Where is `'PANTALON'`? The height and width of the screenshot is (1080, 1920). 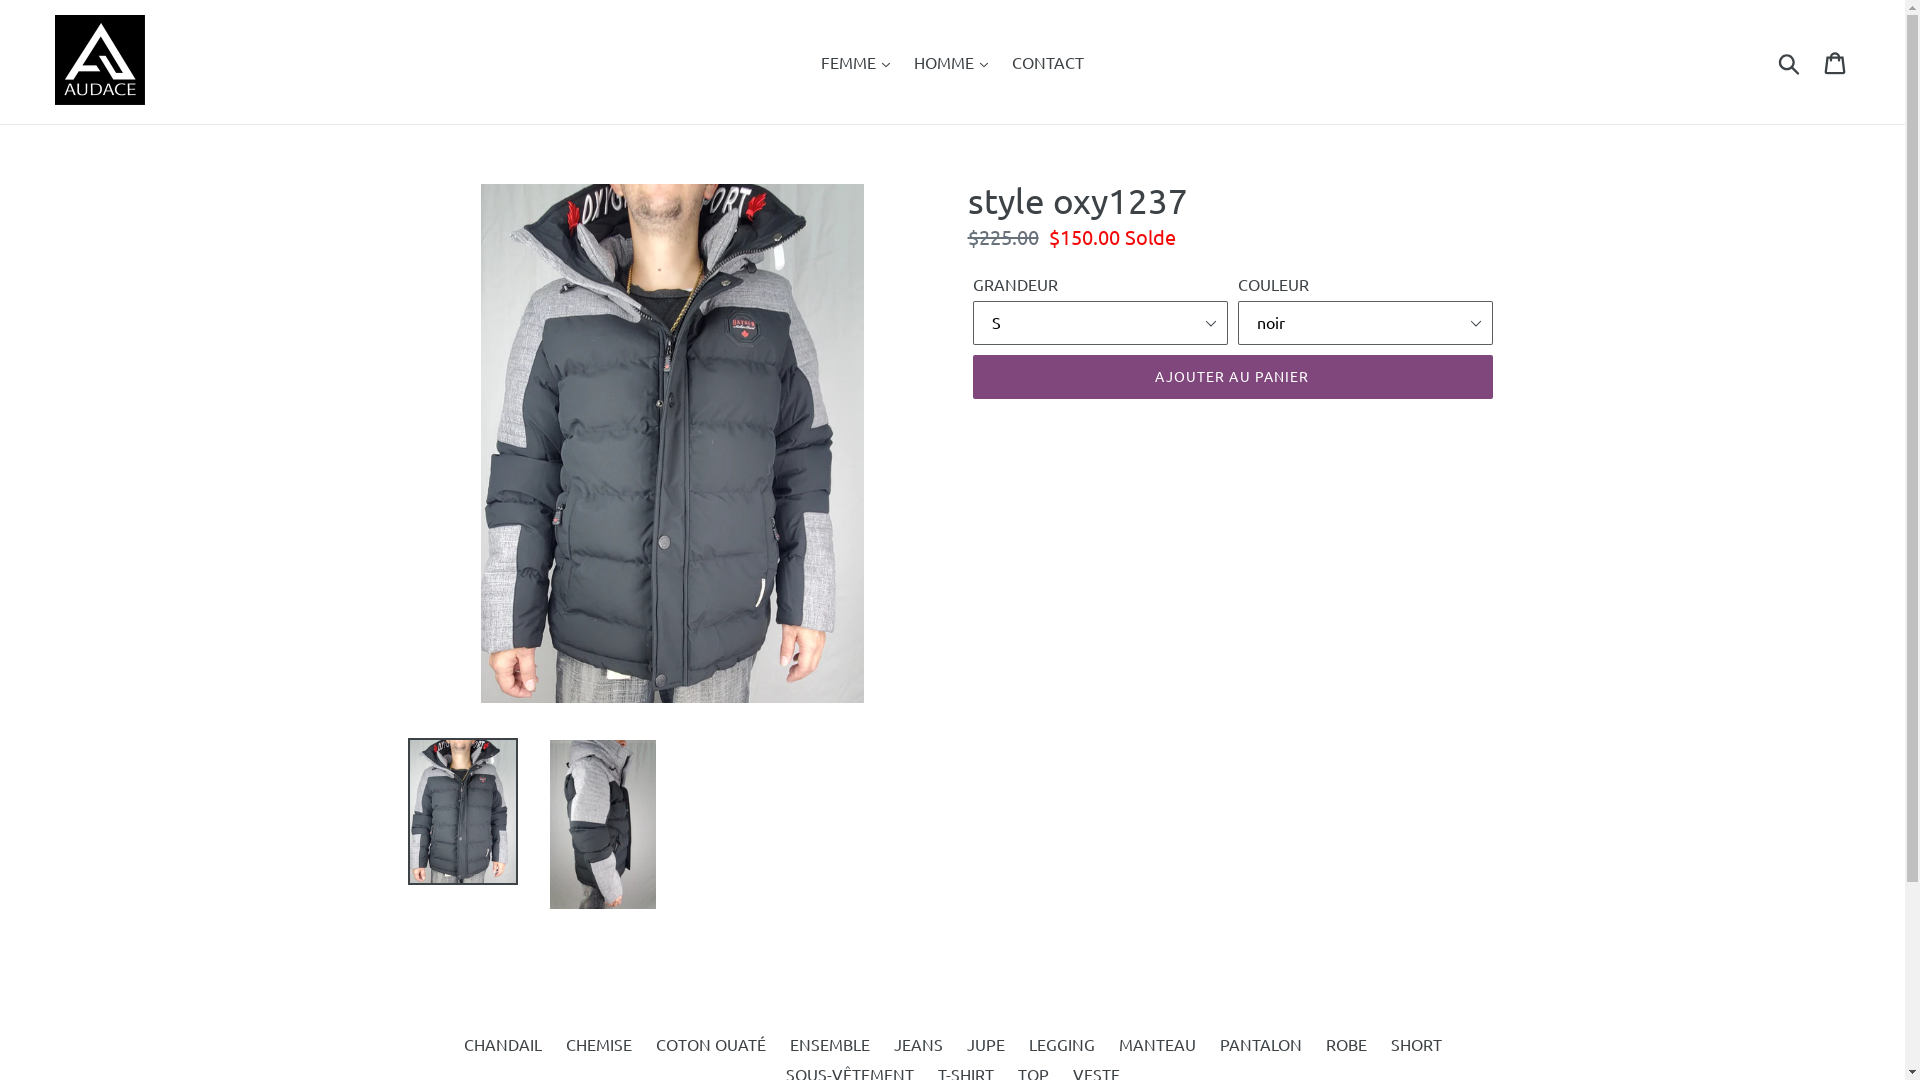
'PANTALON' is located at coordinates (1260, 1043).